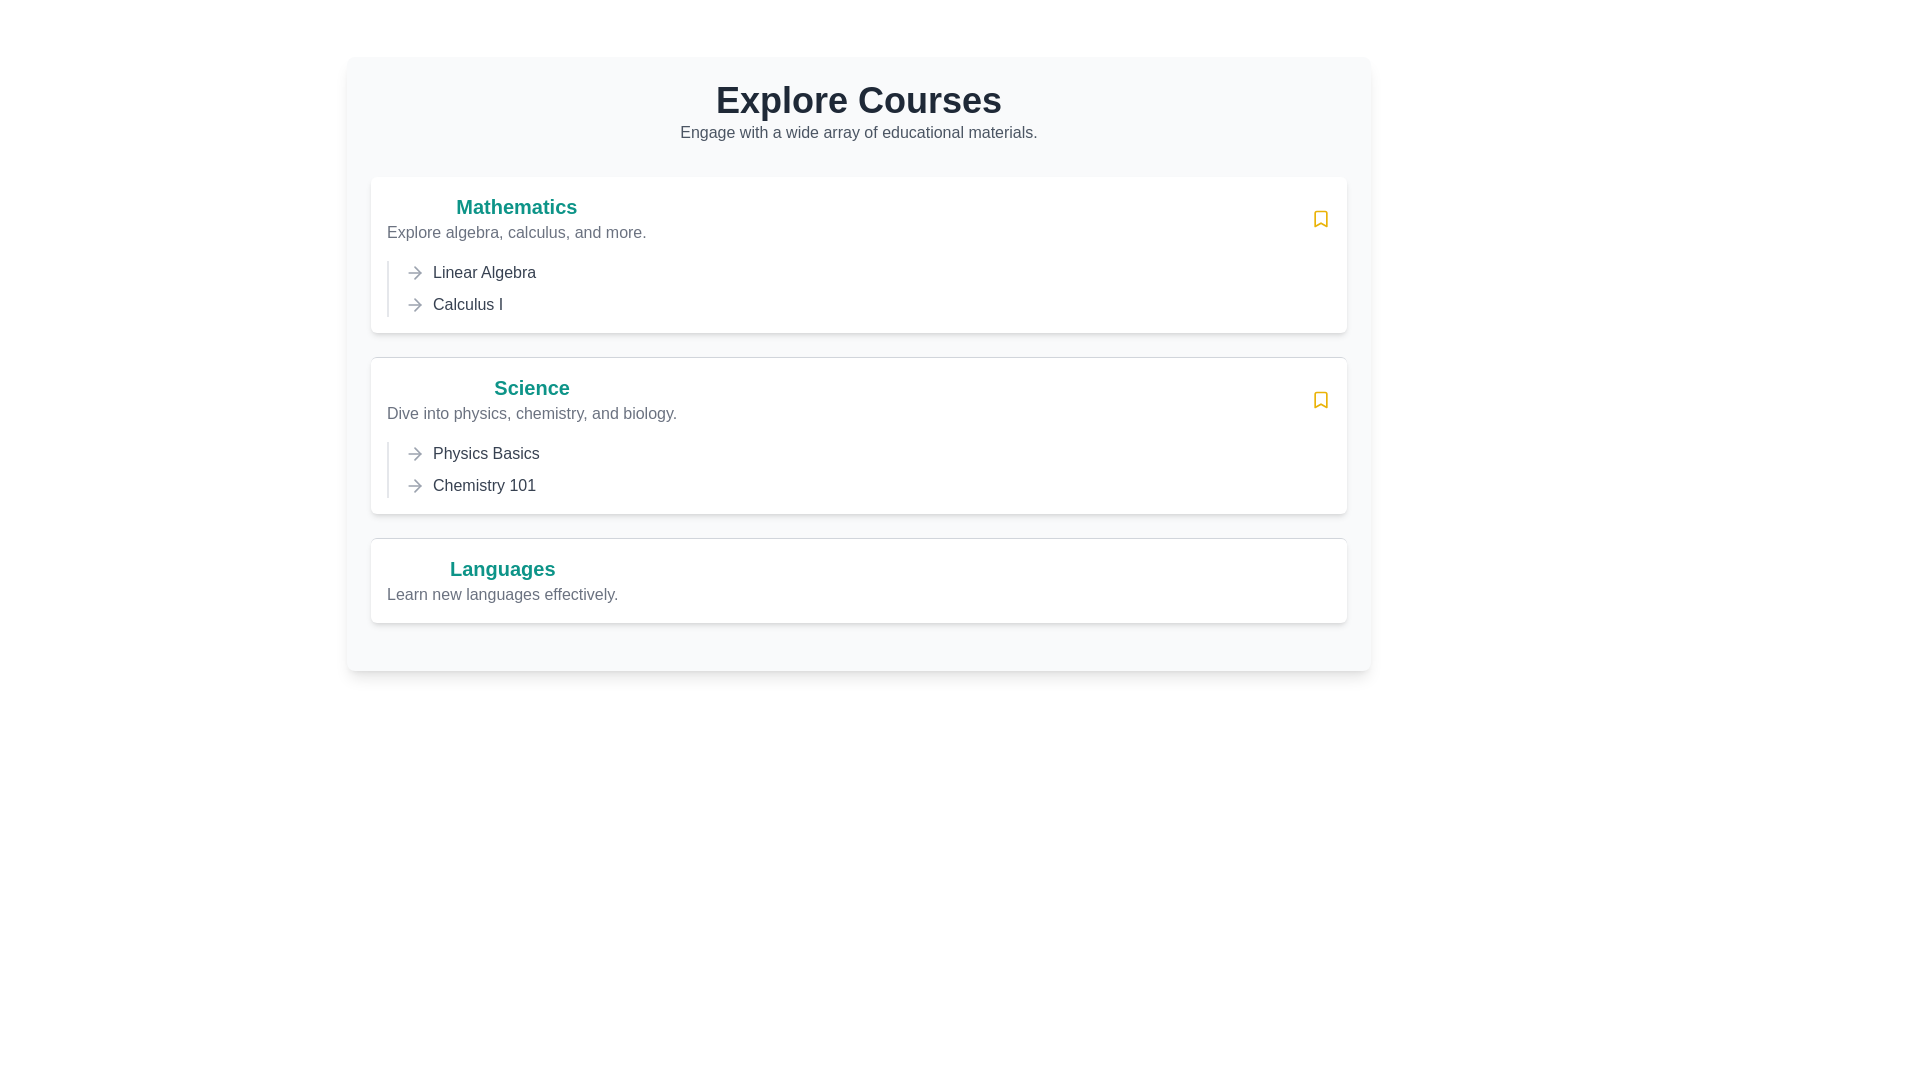 The image size is (1920, 1080). What do you see at coordinates (502, 569) in the screenshot?
I see `the 'Languages' interactive label styled as a header` at bounding box center [502, 569].